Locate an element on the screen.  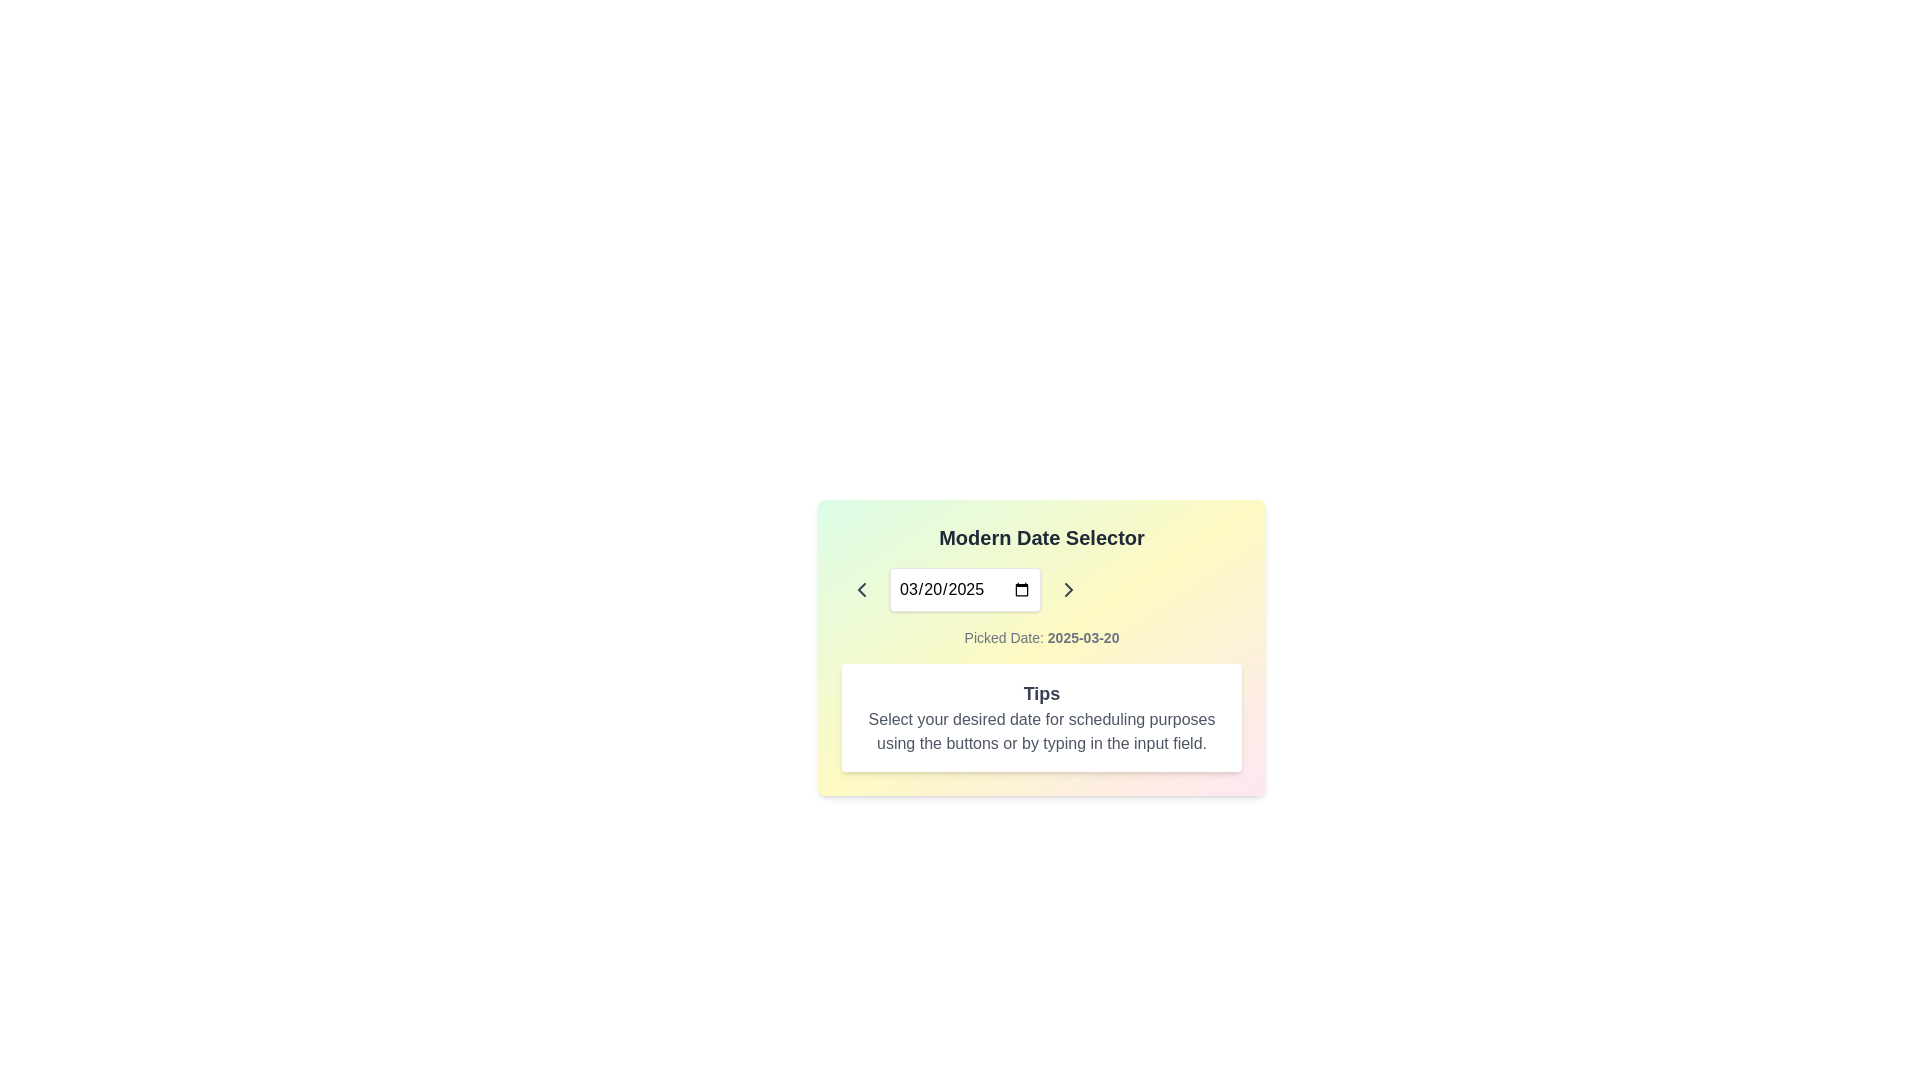
the right-pointing chevron button with a gray outline and rounded edges is located at coordinates (1068, 589).